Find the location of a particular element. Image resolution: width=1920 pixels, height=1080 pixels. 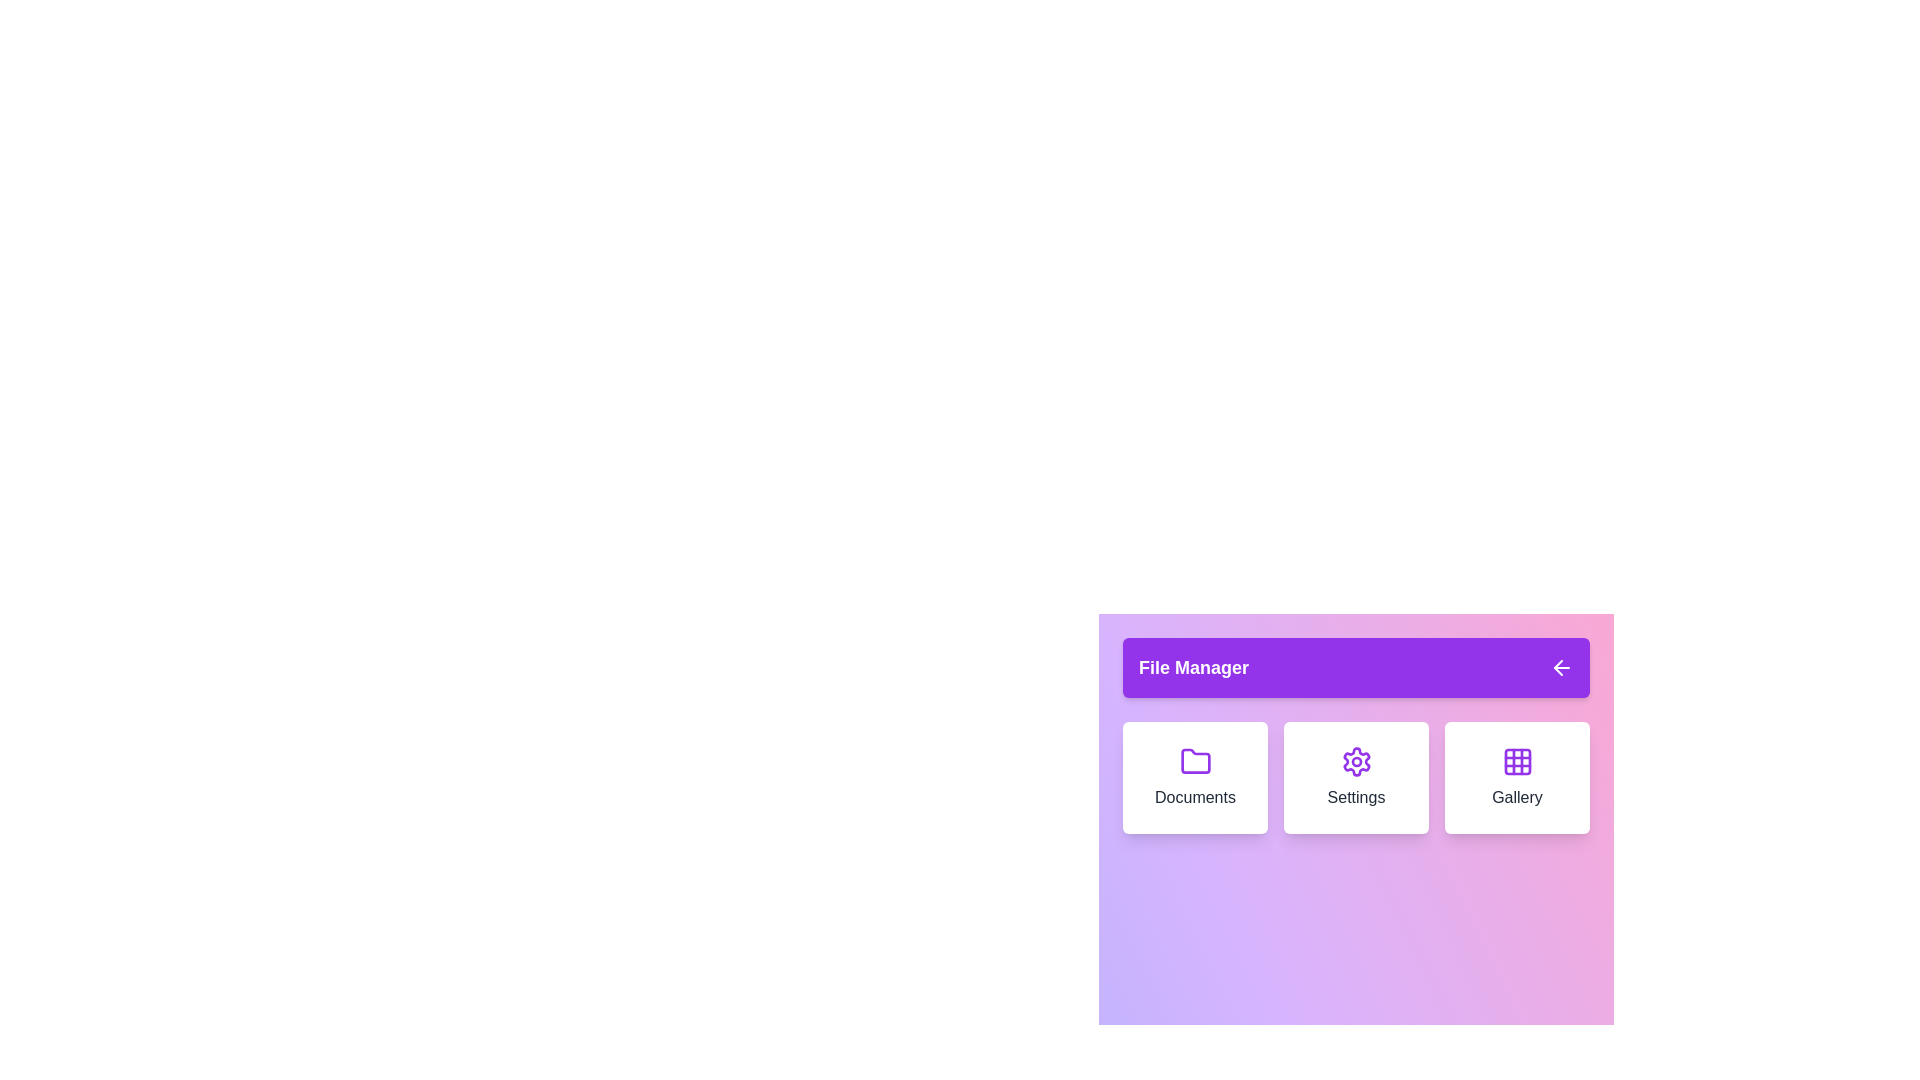

arrow icon at the top right corner of the menu to toggle its visibility is located at coordinates (1560, 667).